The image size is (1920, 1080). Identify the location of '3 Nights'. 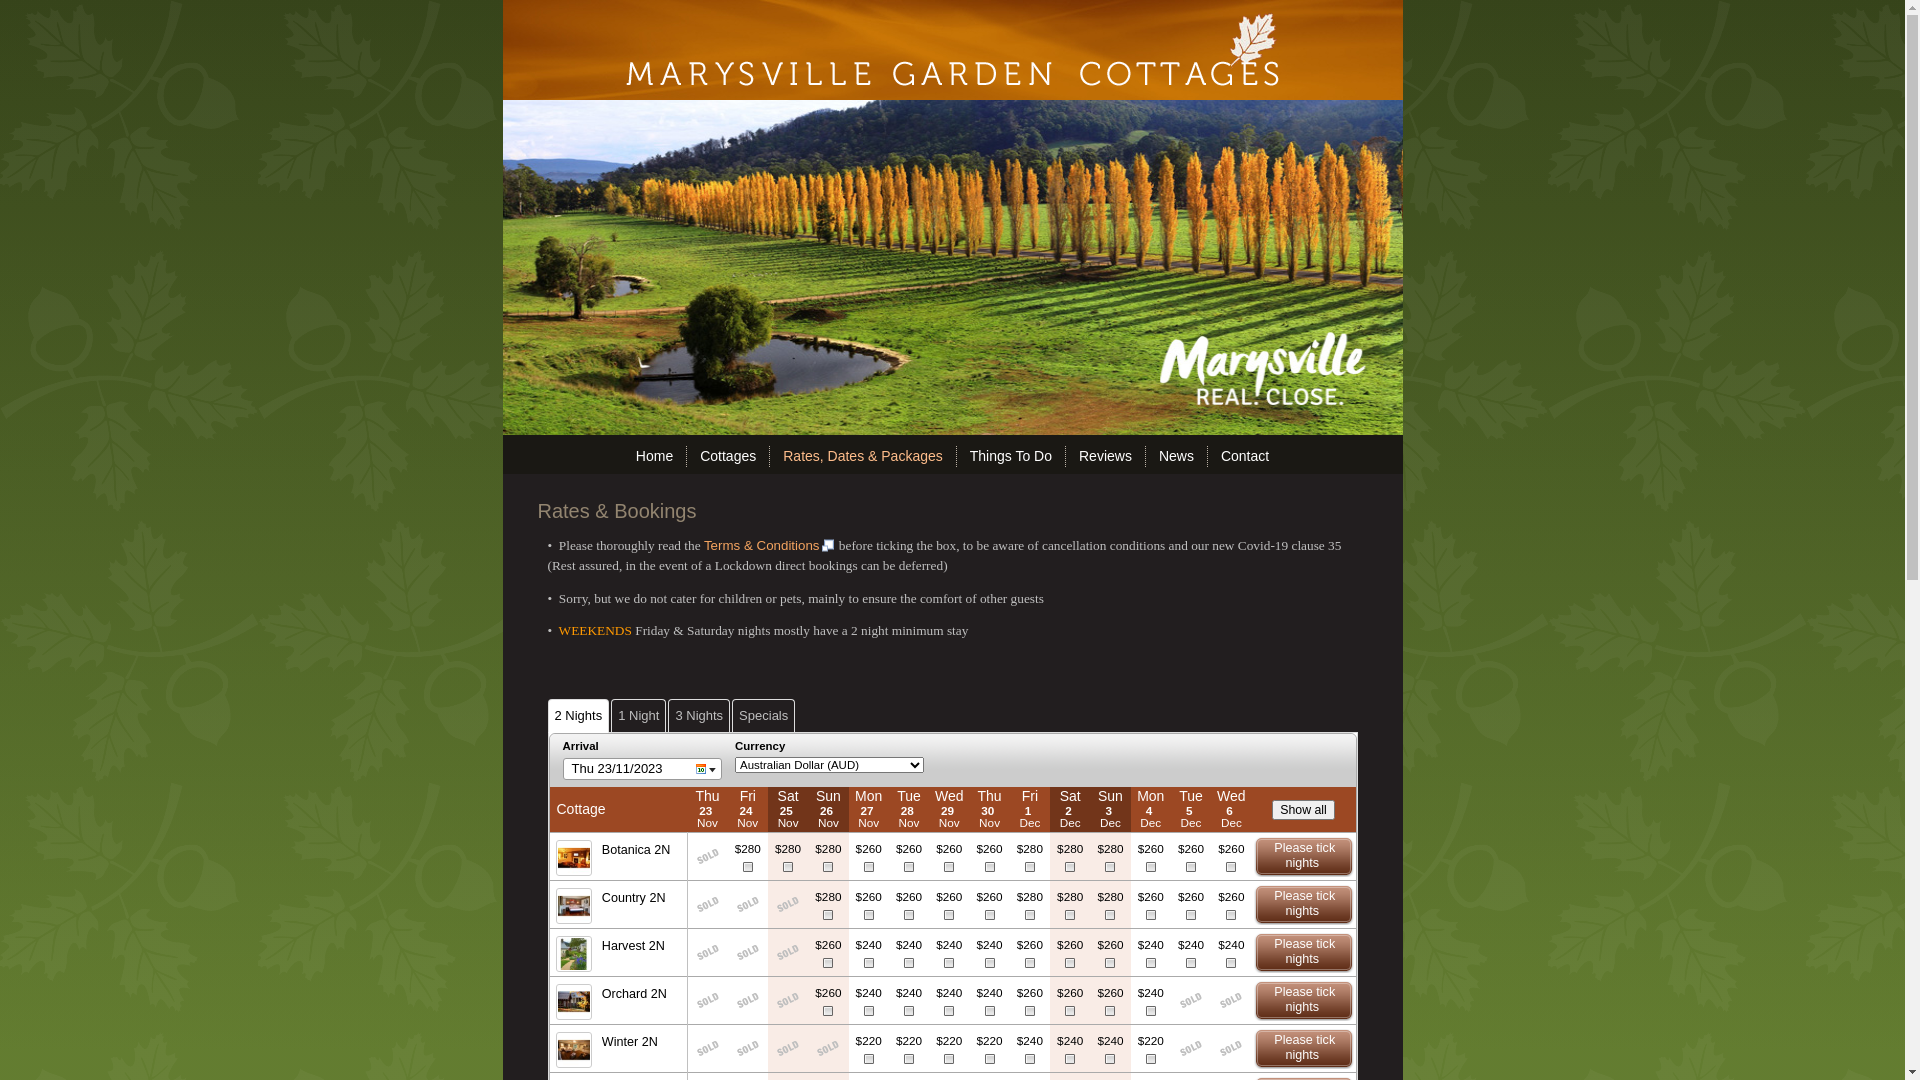
(699, 715).